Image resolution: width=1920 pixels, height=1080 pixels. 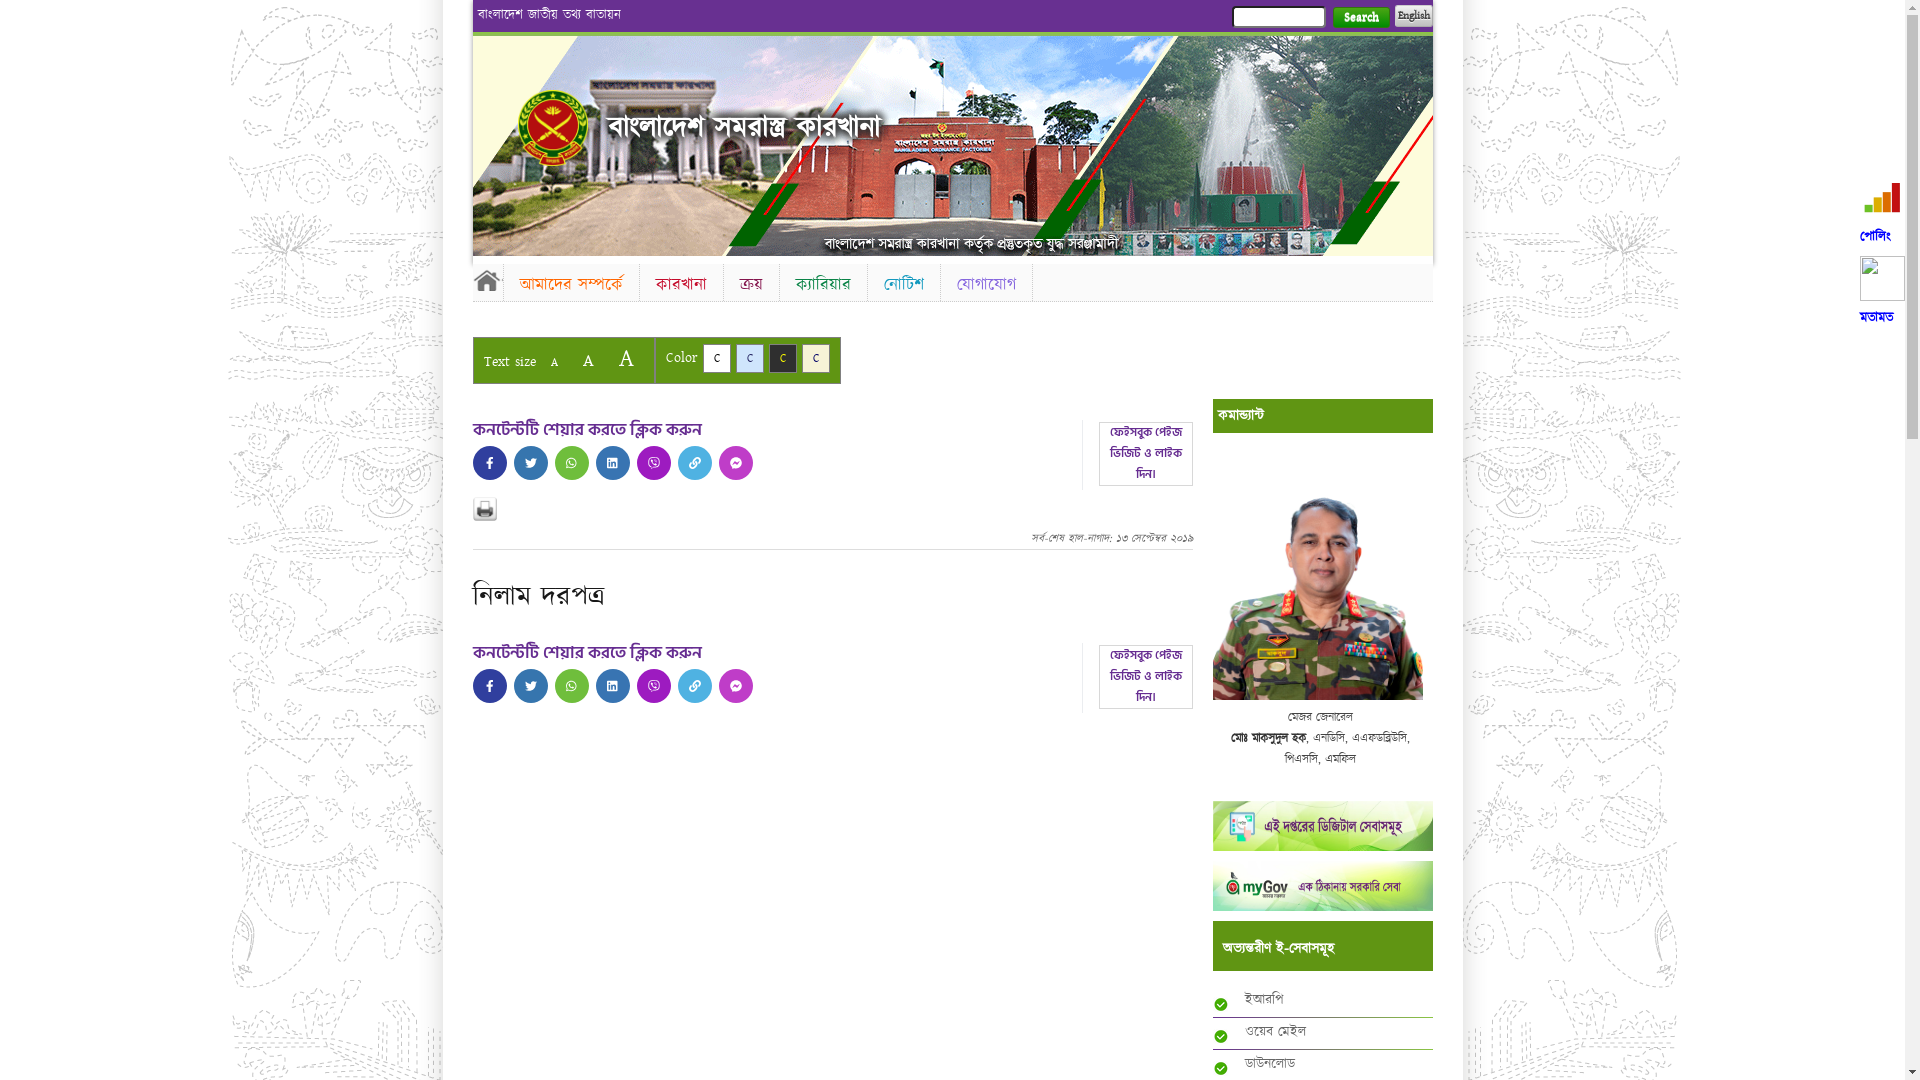 What do you see at coordinates (1411, 15) in the screenshot?
I see `'English'` at bounding box center [1411, 15].